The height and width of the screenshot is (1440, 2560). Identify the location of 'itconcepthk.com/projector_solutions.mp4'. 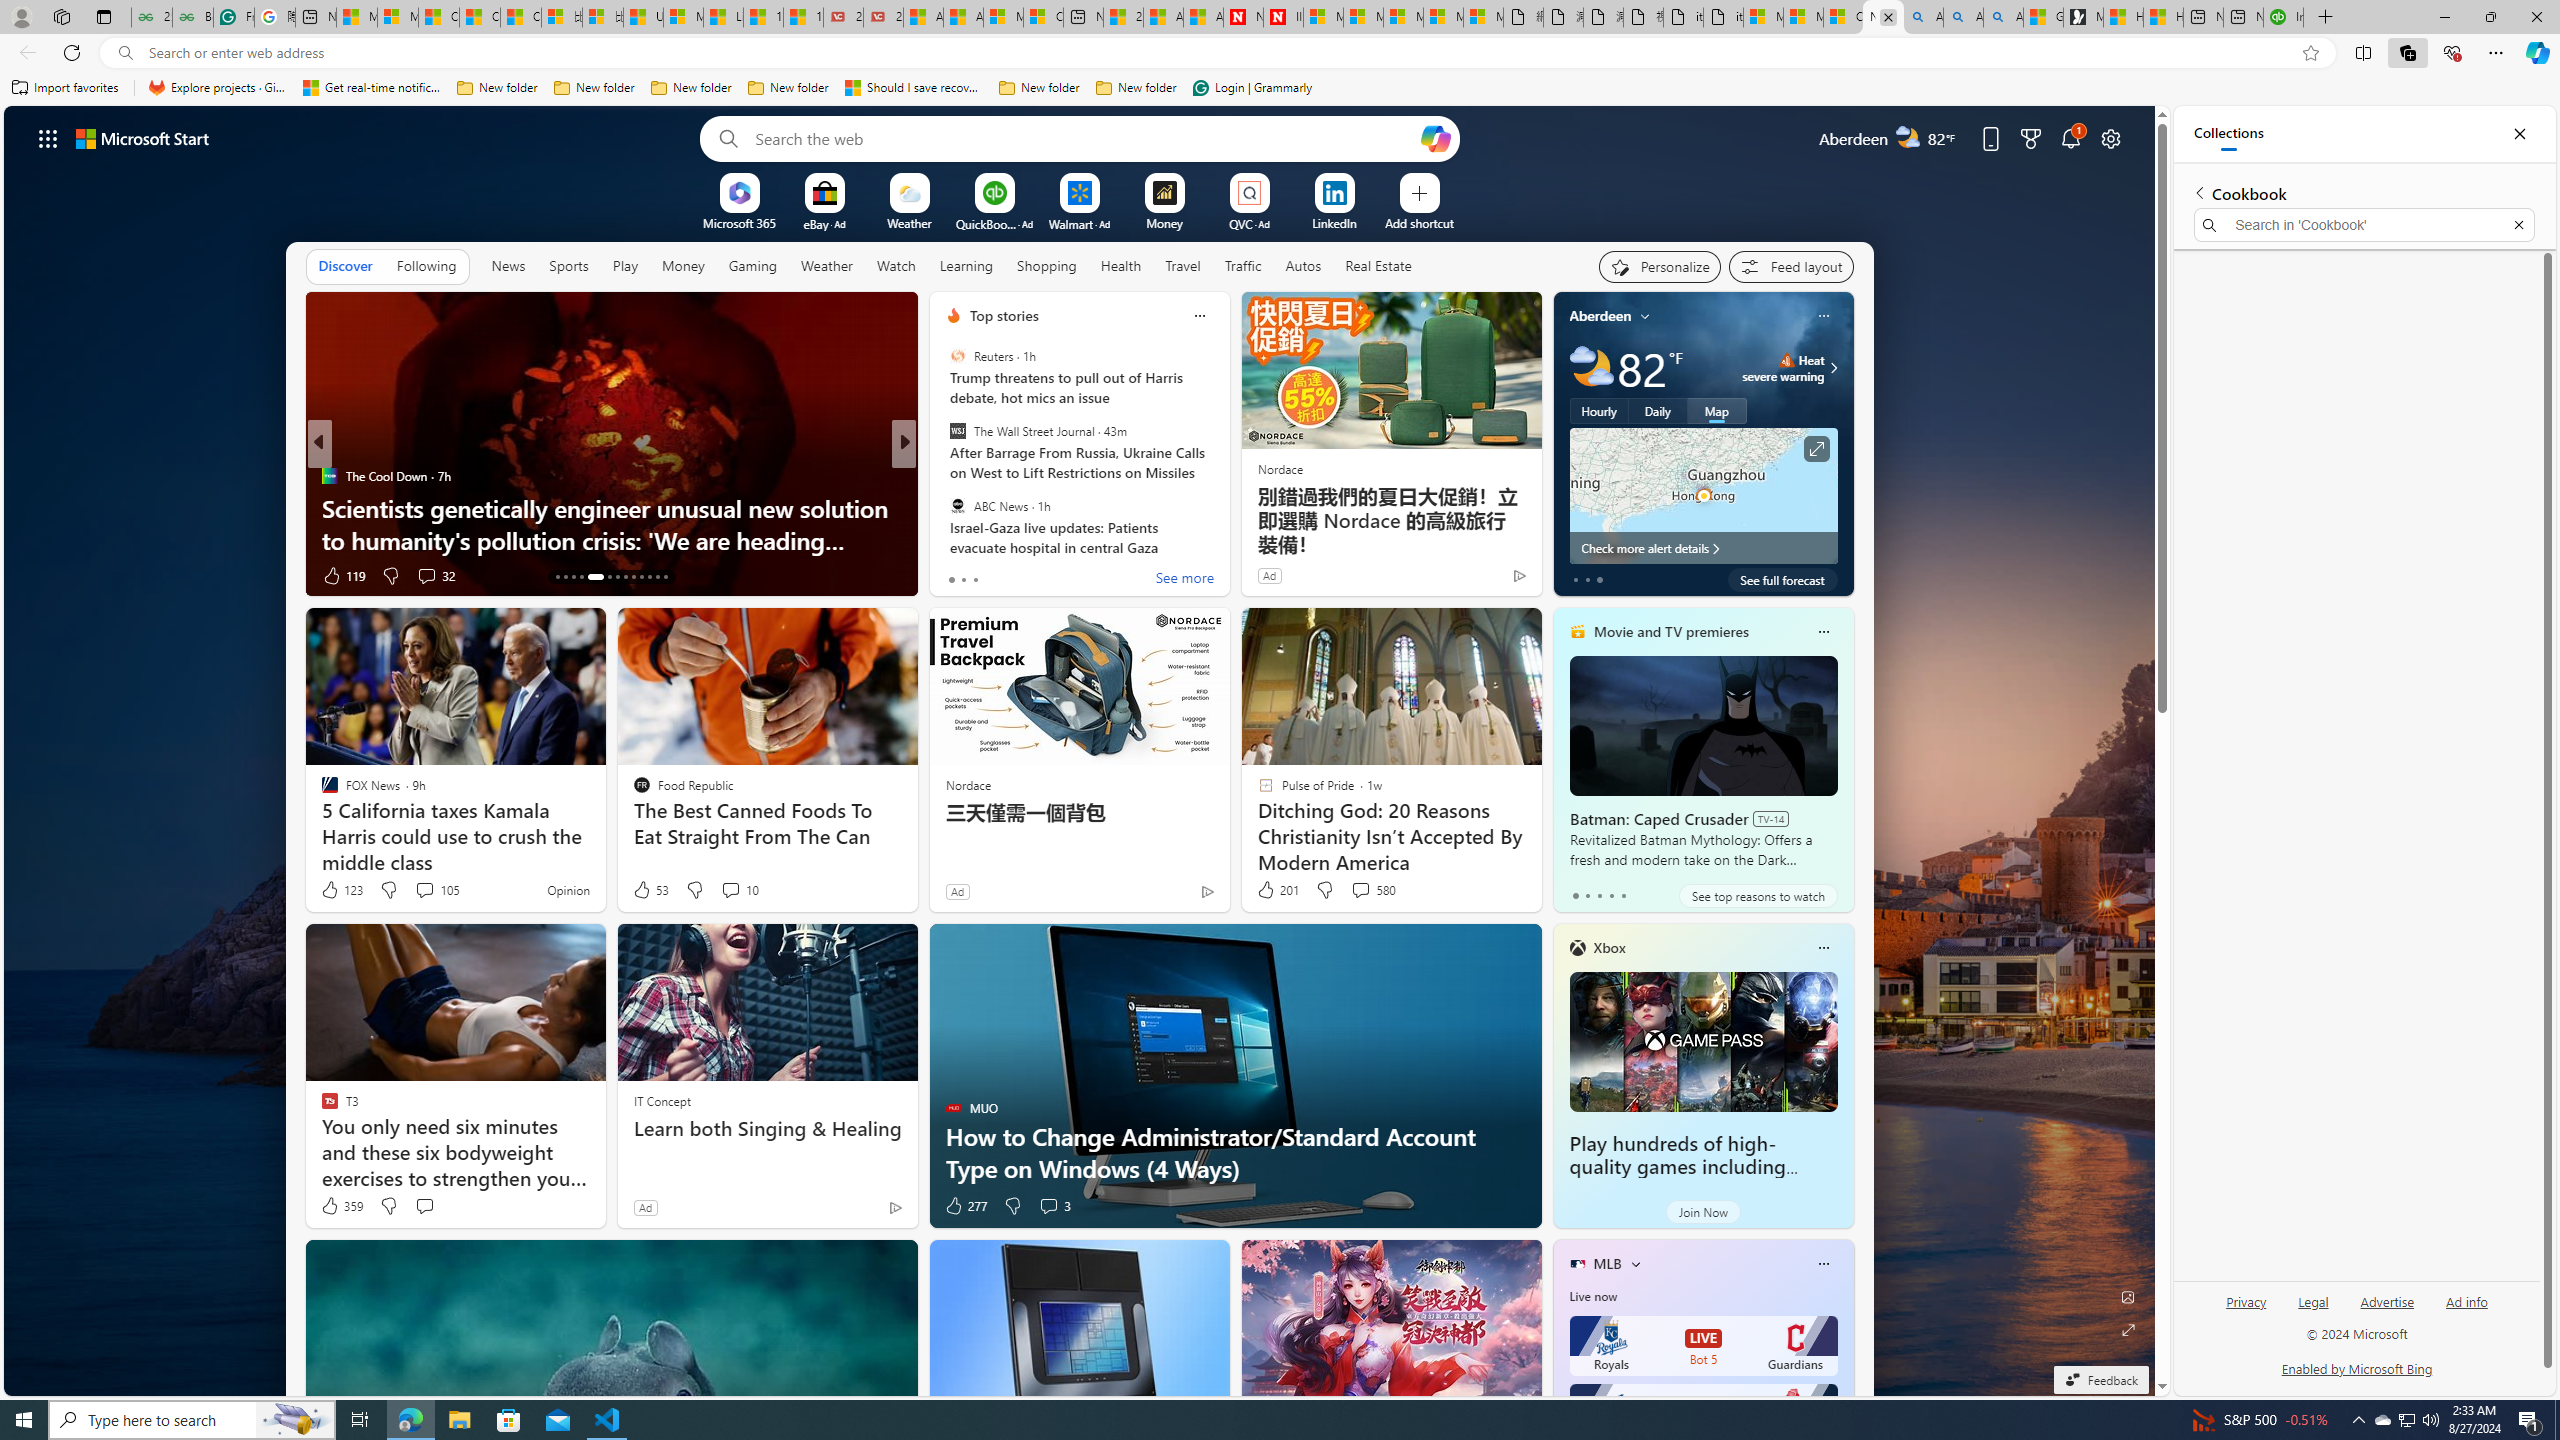
(1721, 16).